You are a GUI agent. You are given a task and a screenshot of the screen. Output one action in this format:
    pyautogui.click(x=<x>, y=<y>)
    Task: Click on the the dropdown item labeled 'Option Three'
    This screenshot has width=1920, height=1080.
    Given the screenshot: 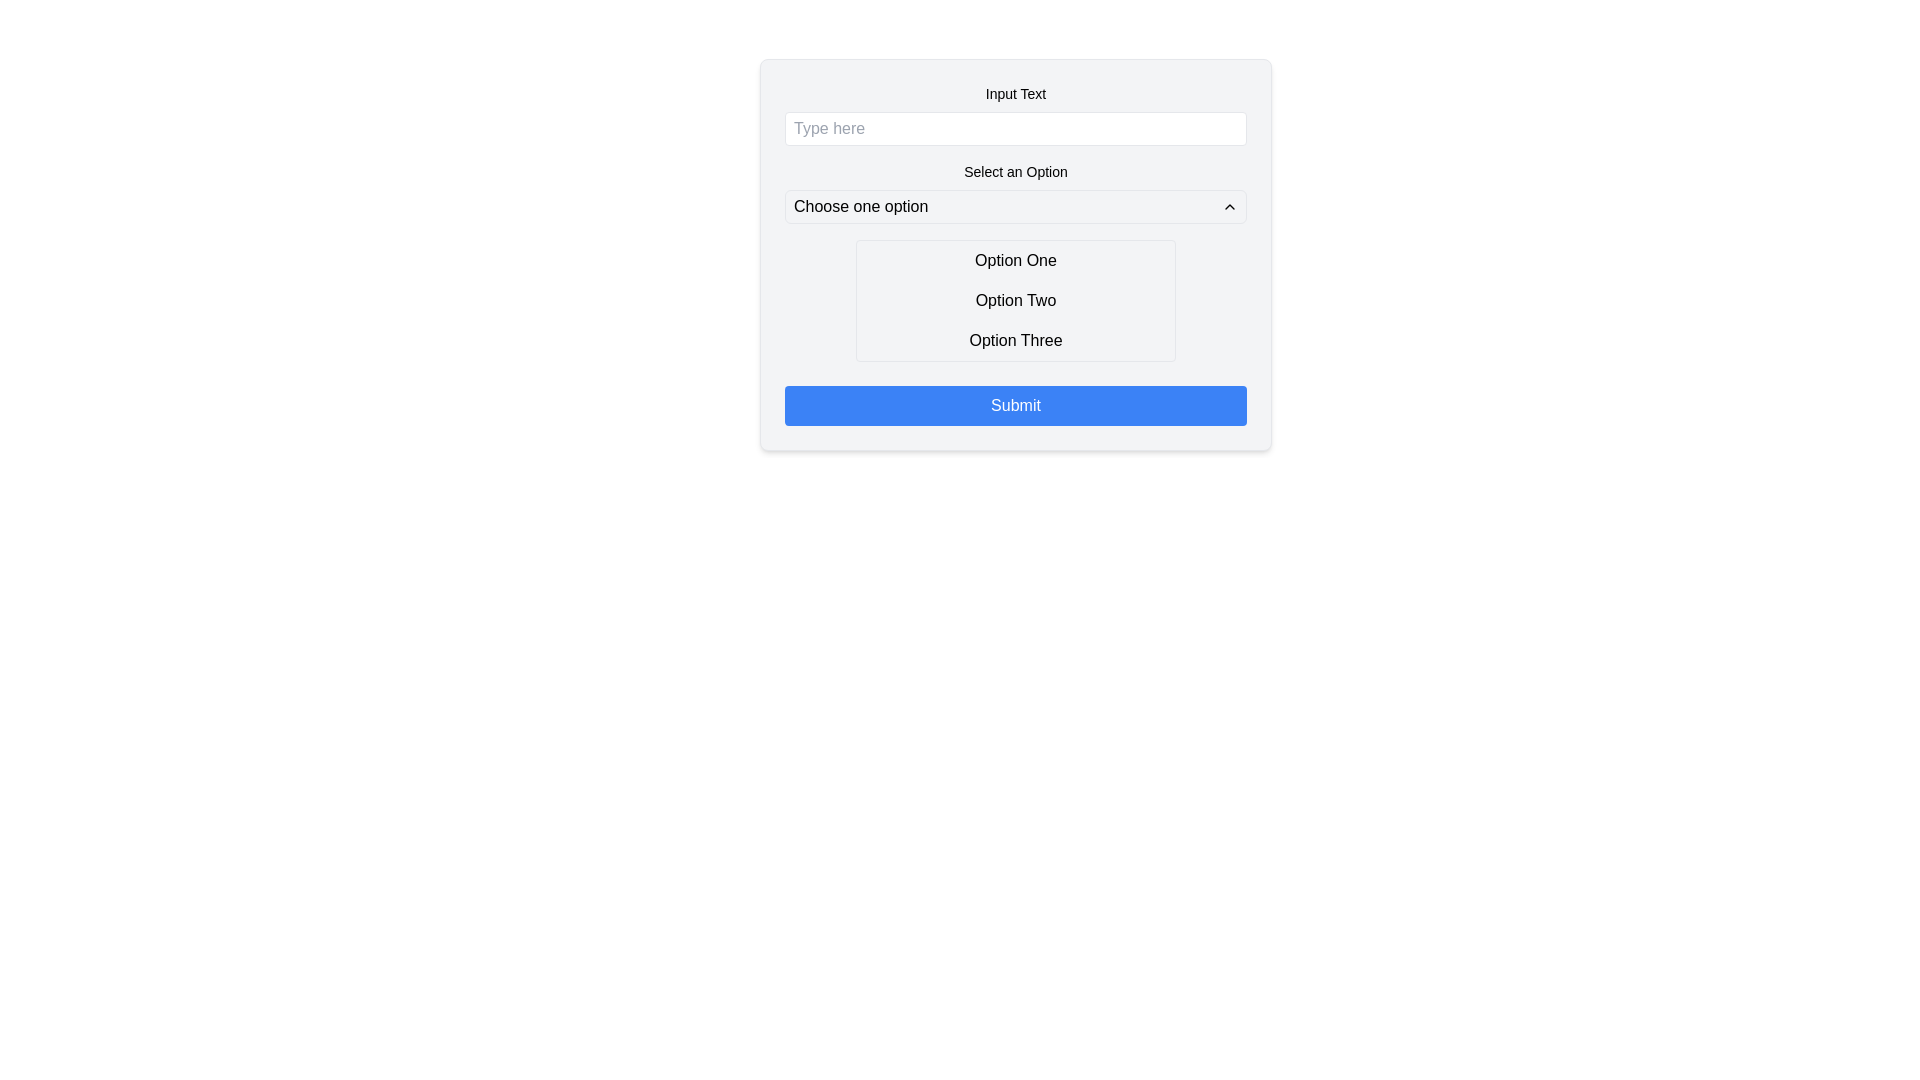 What is the action you would take?
    pyautogui.click(x=1016, y=339)
    